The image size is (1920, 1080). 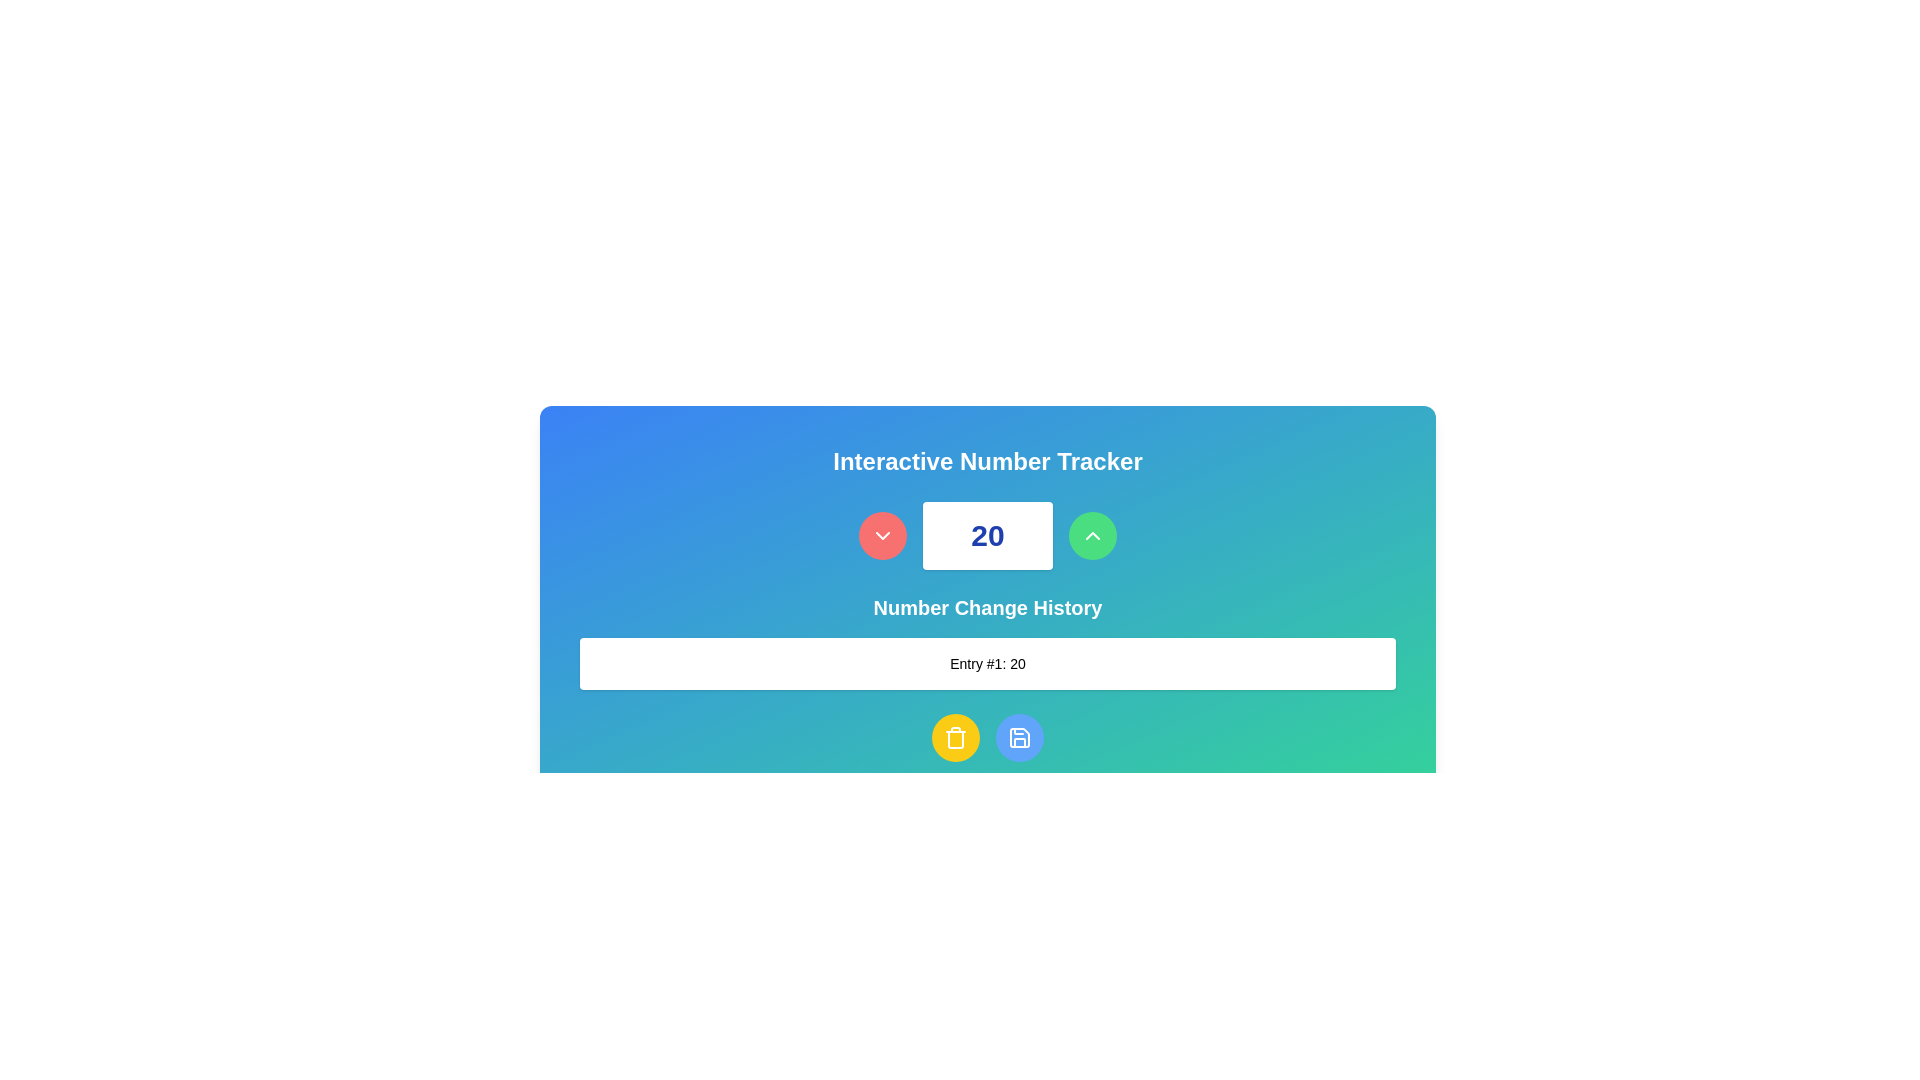 I want to click on the save icon shaped like a floppy disk, which is located within a circular blue button at the bottom center of the interface, so click(x=1019, y=737).